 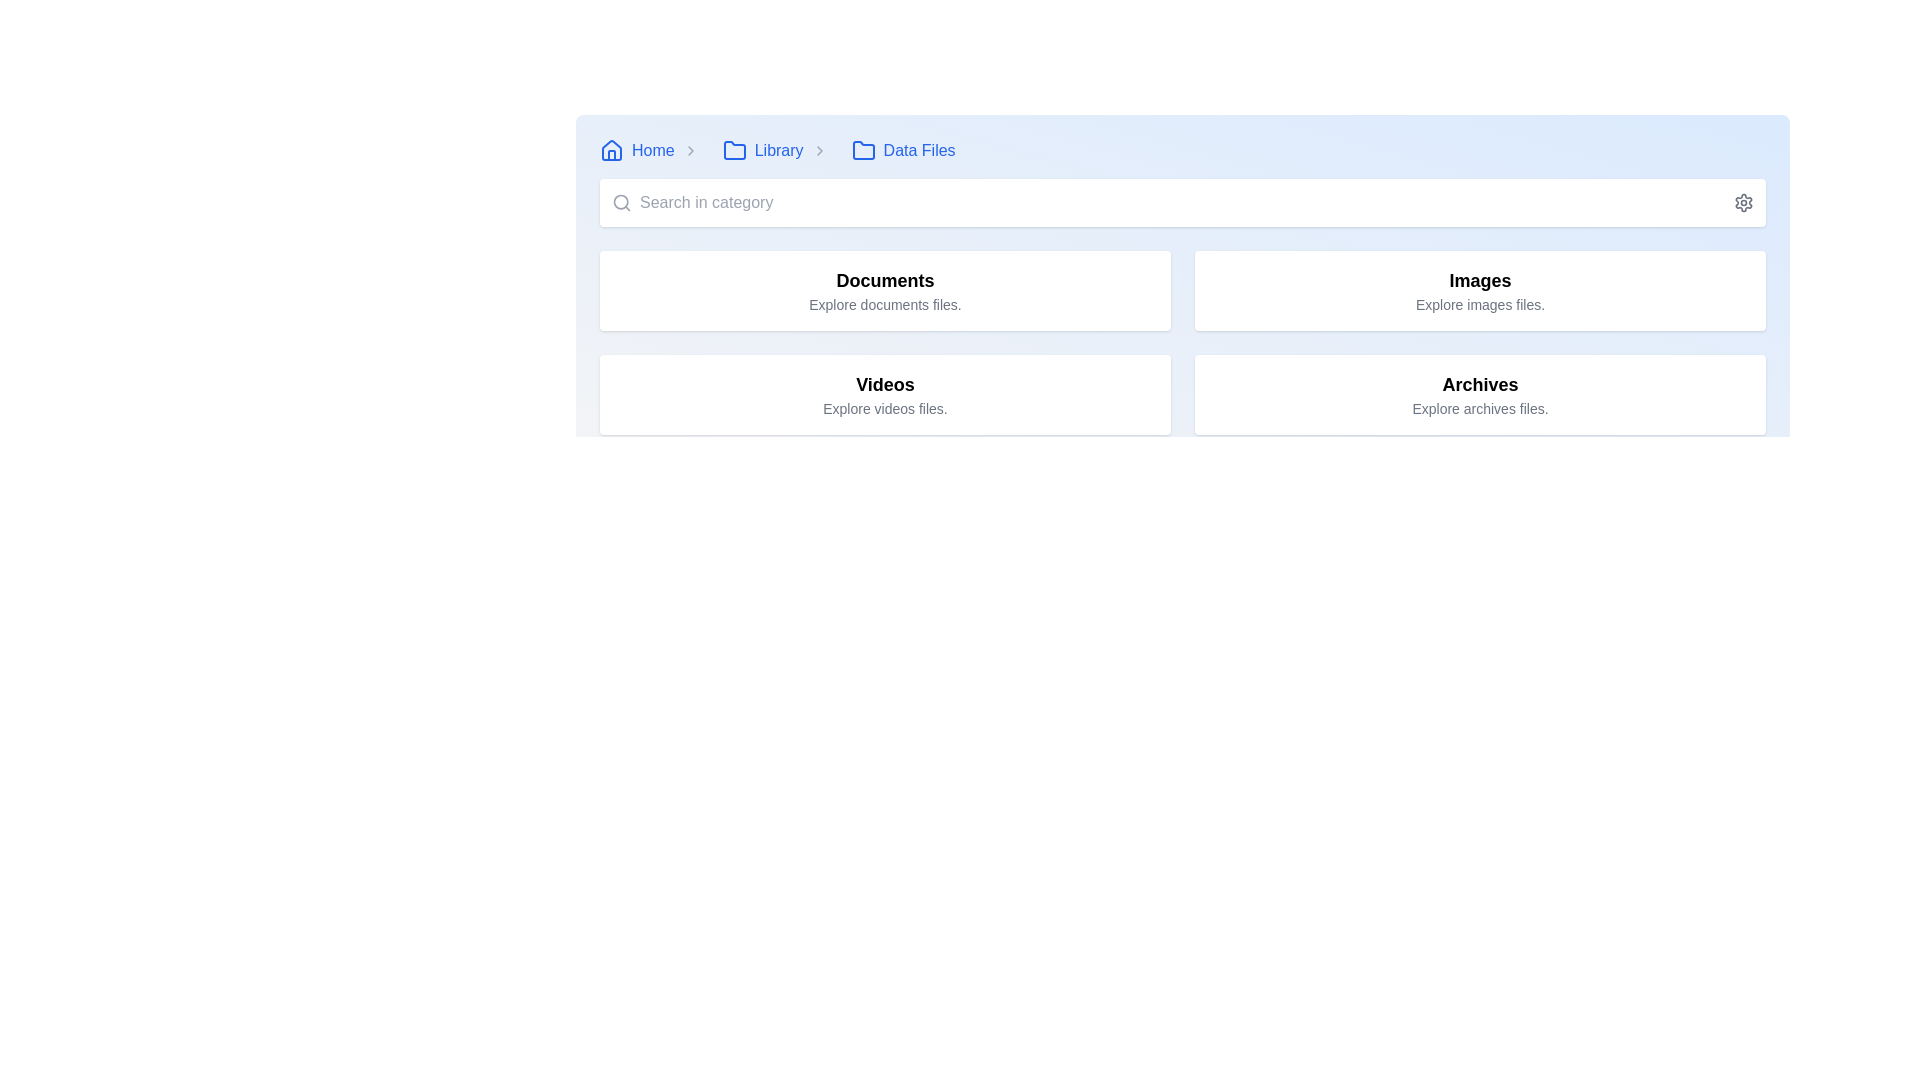 What do you see at coordinates (636, 149) in the screenshot?
I see `the 'Home' hyperlink in the breadcrumb navigation` at bounding box center [636, 149].